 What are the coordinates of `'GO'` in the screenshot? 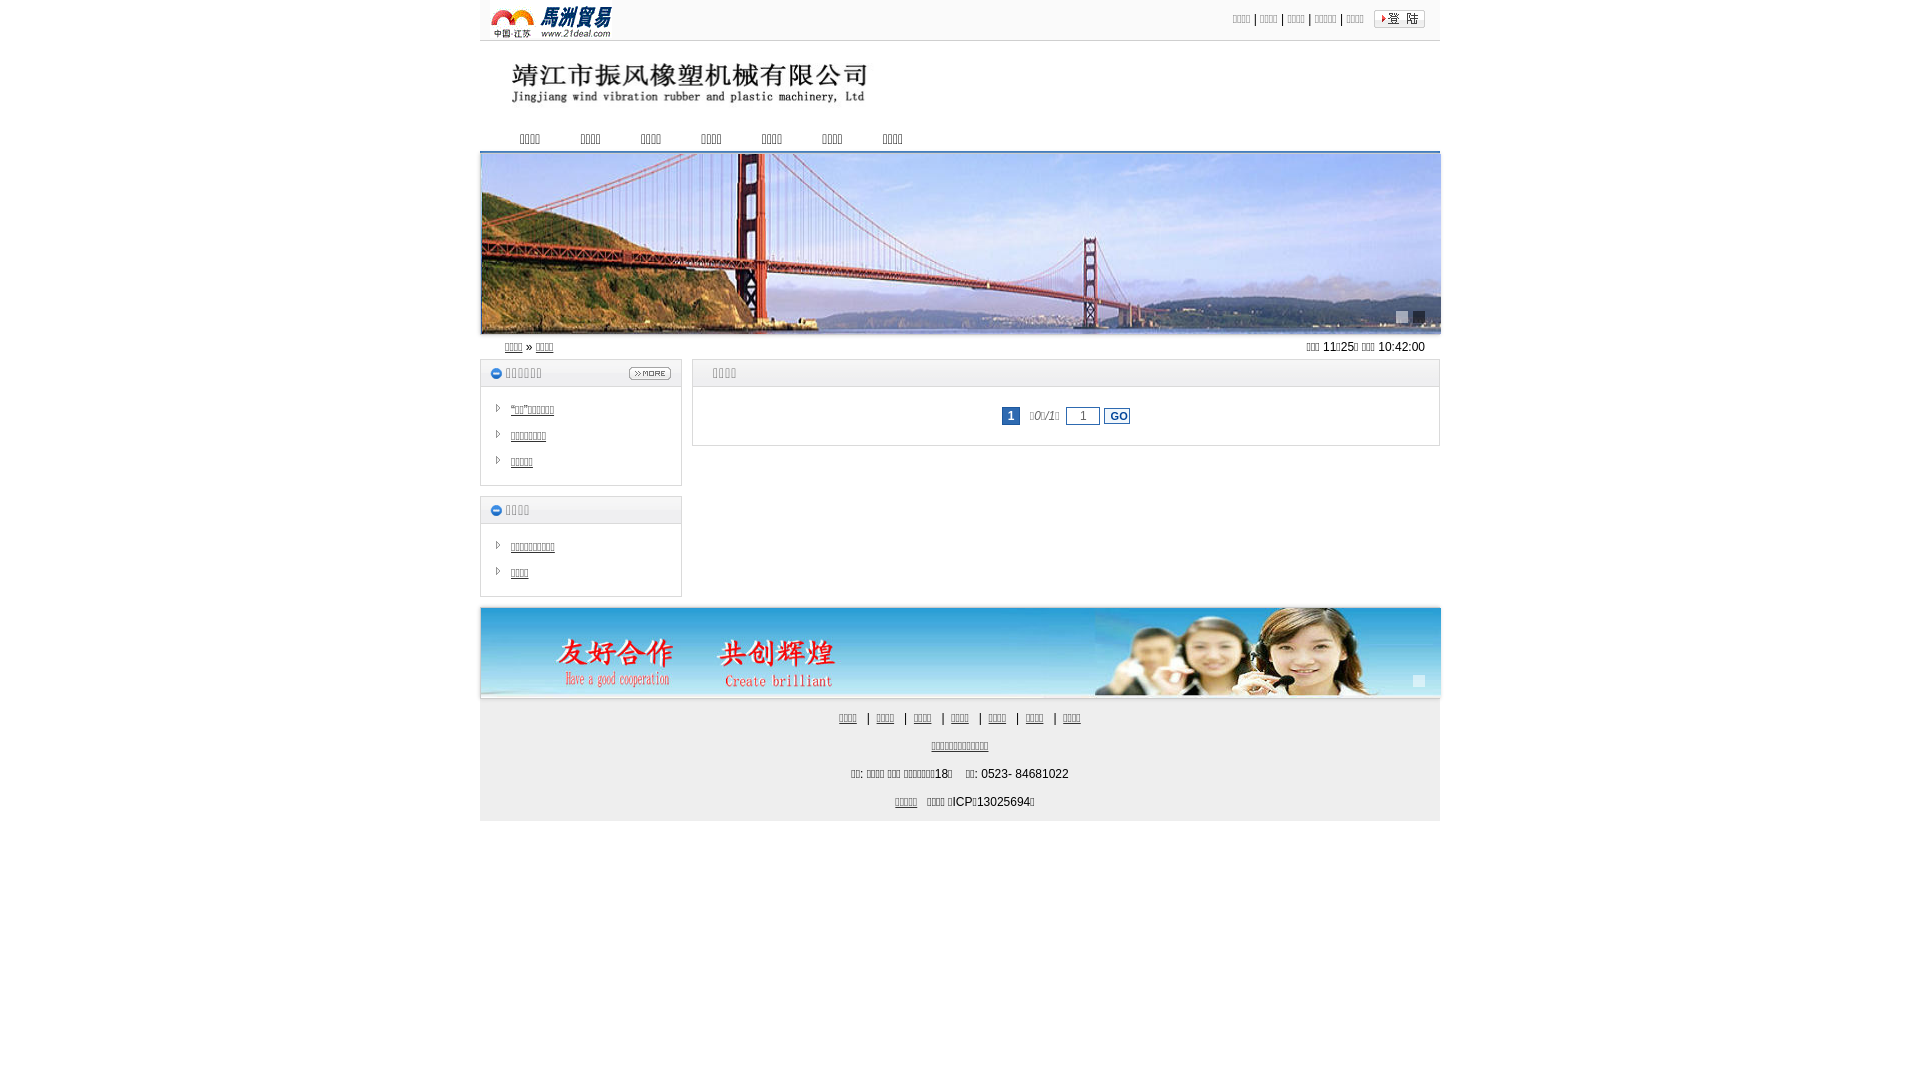 It's located at (1103, 415).